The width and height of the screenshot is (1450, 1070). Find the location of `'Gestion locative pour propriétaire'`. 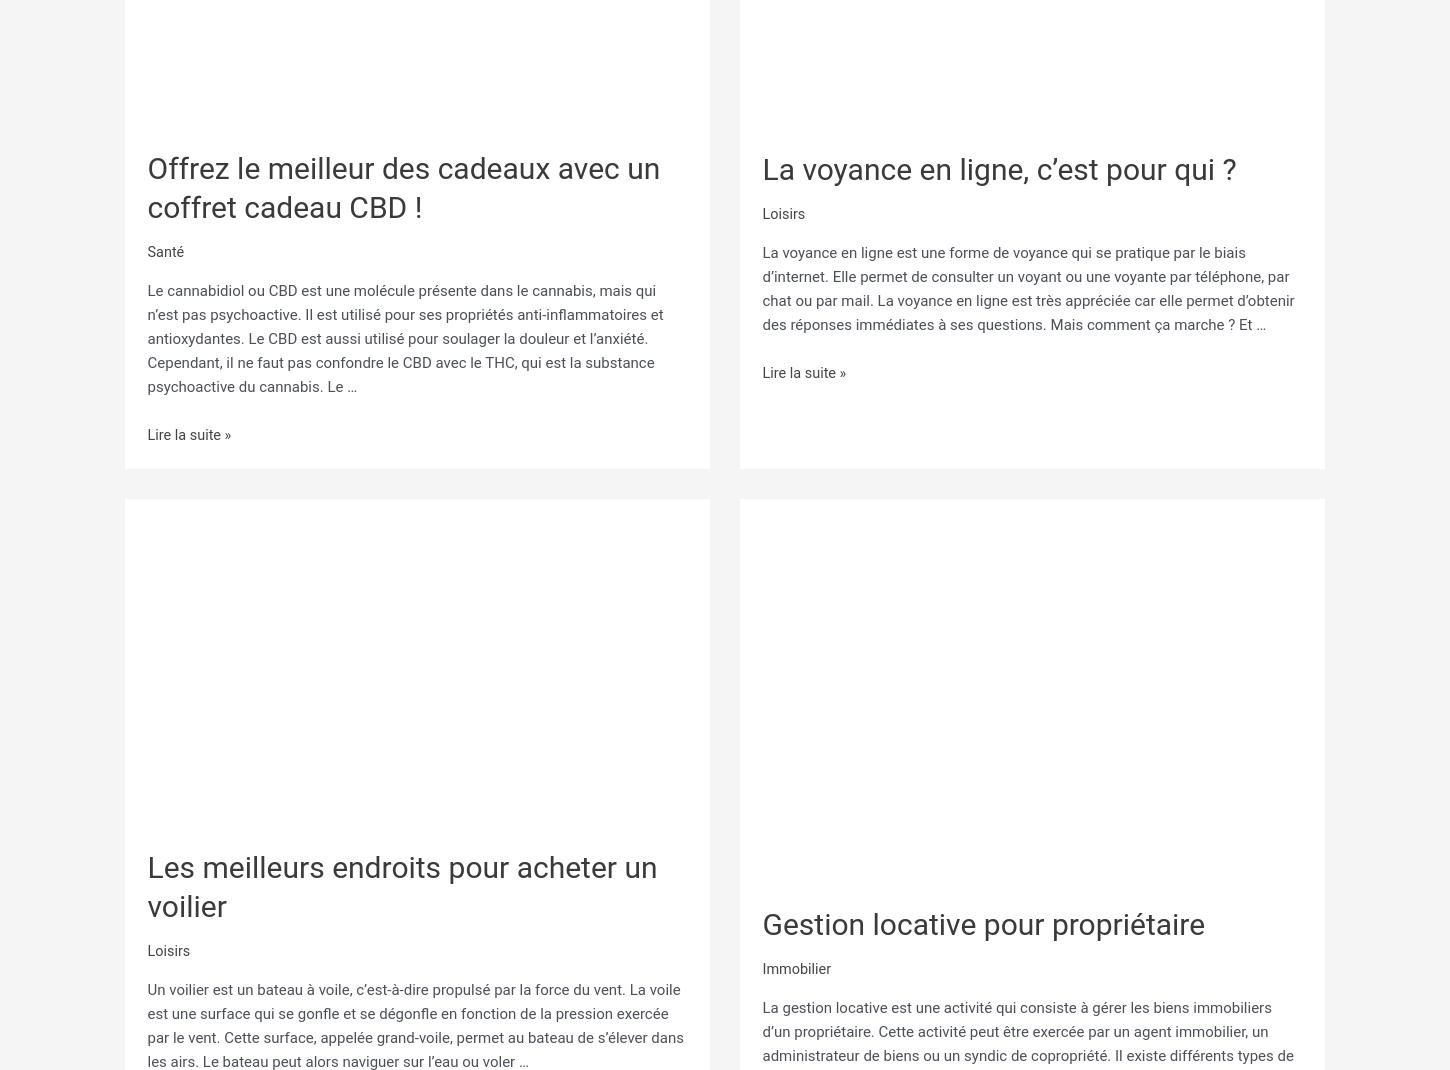

'Gestion locative pour propriétaire' is located at coordinates (983, 918).